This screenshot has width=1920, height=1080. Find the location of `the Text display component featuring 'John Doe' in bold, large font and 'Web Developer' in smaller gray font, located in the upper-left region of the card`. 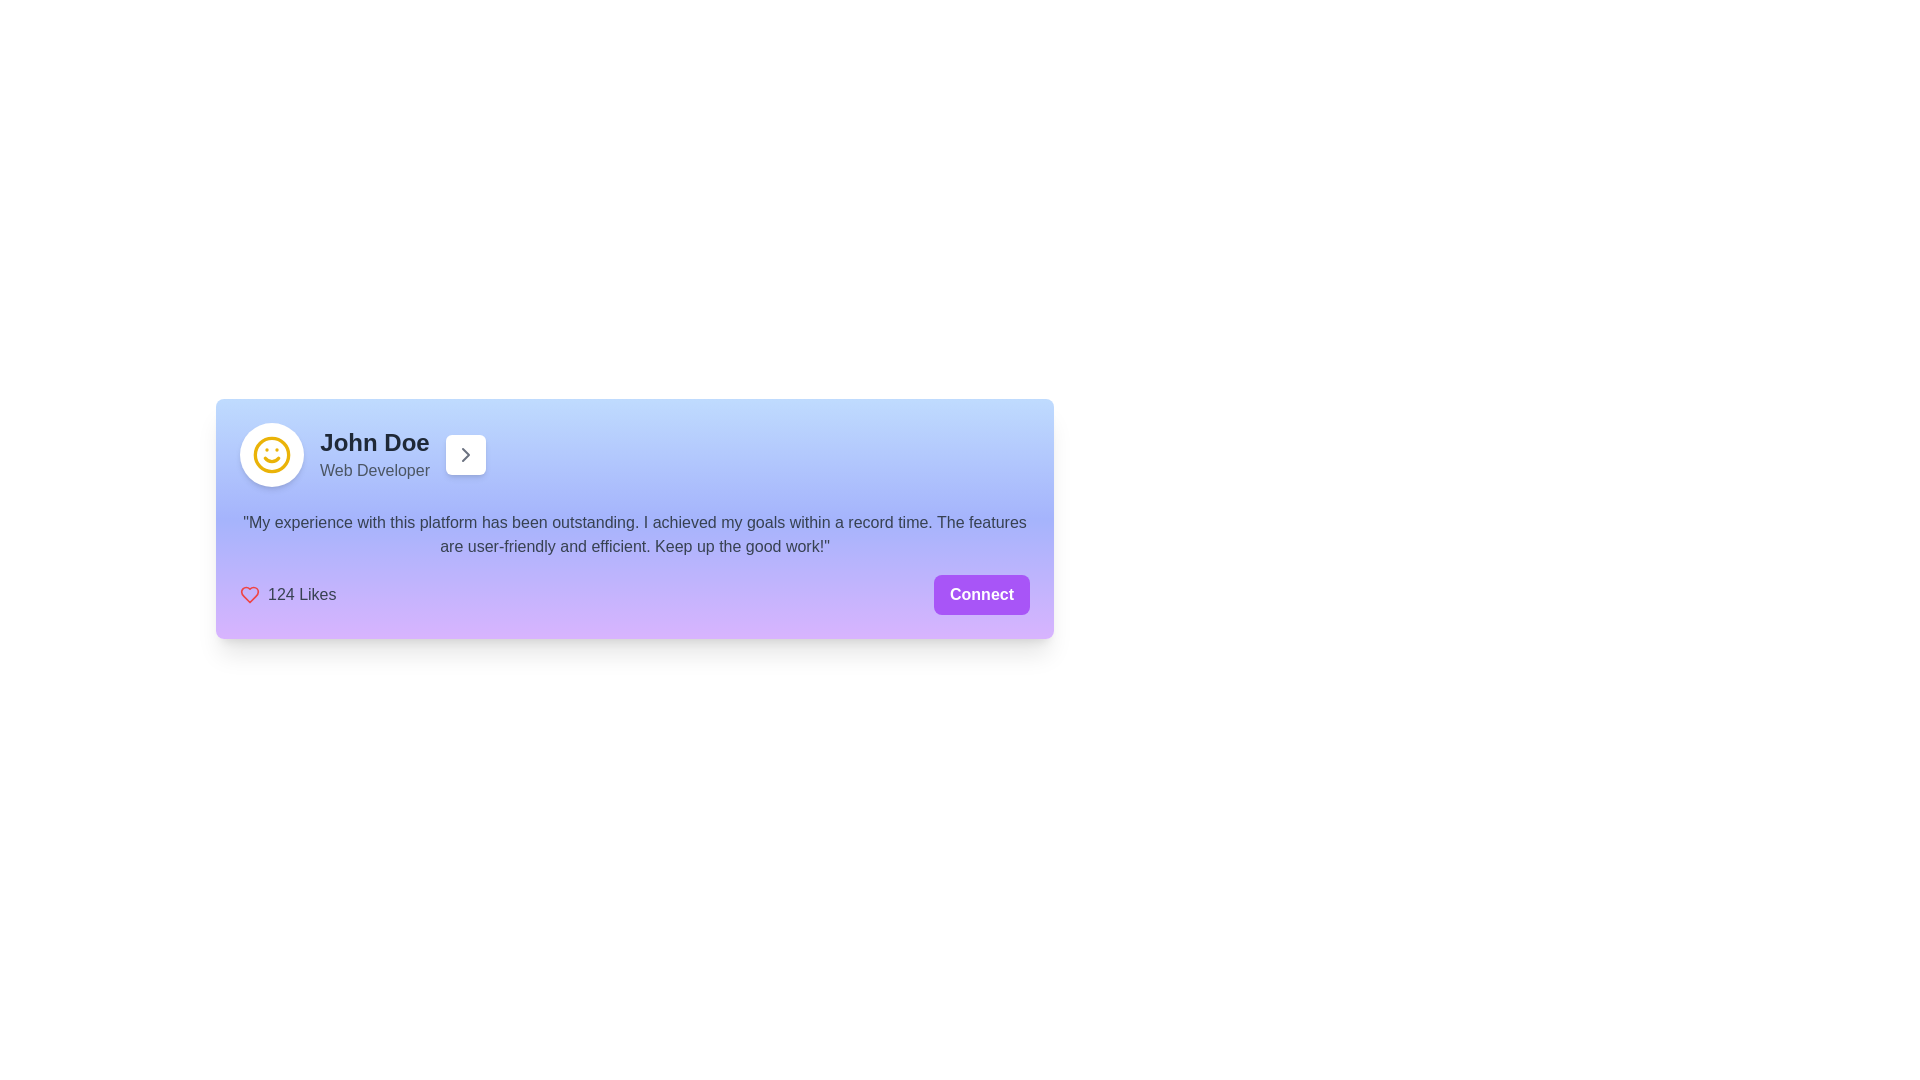

the Text display component featuring 'John Doe' in bold, large font and 'Web Developer' in smaller gray font, located in the upper-left region of the card is located at coordinates (374, 455).